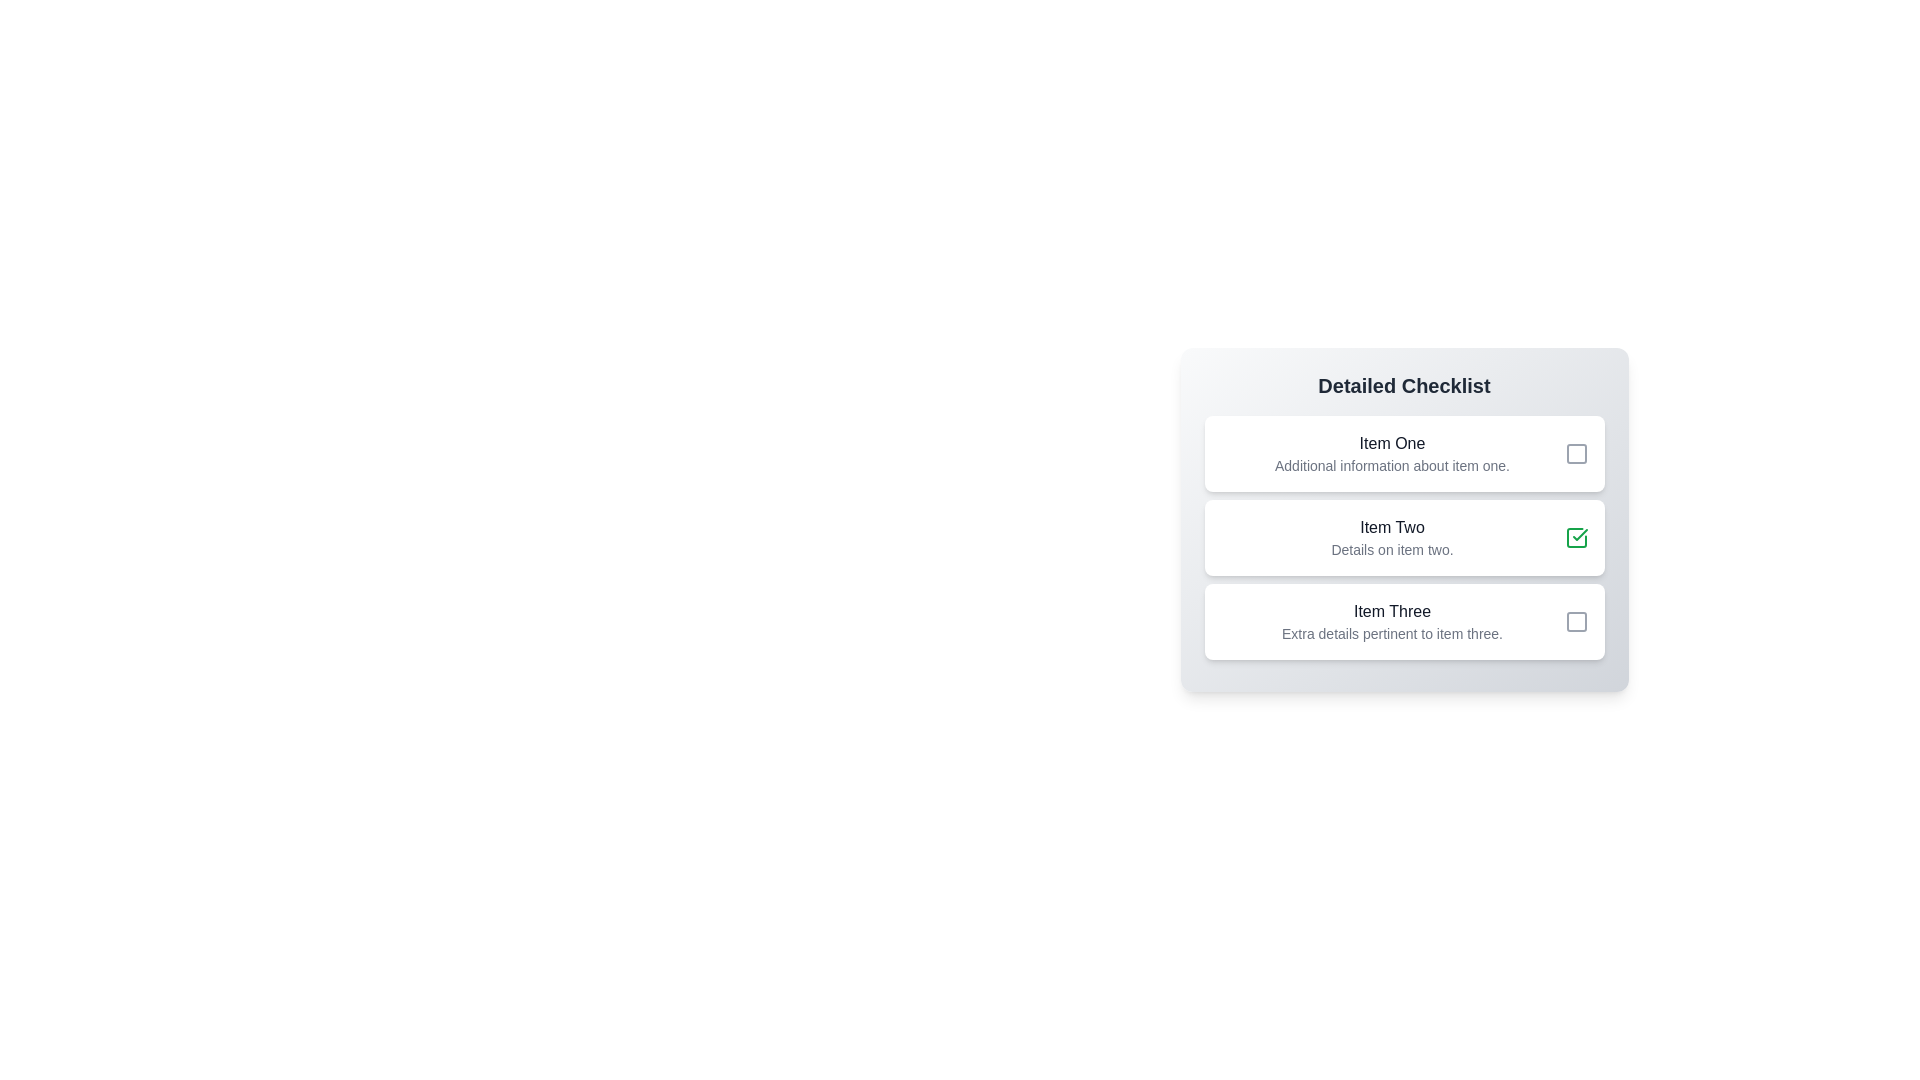  I want to click on the checklist item labeled 'Item Two' to mark it as done, so click(1403, 536).